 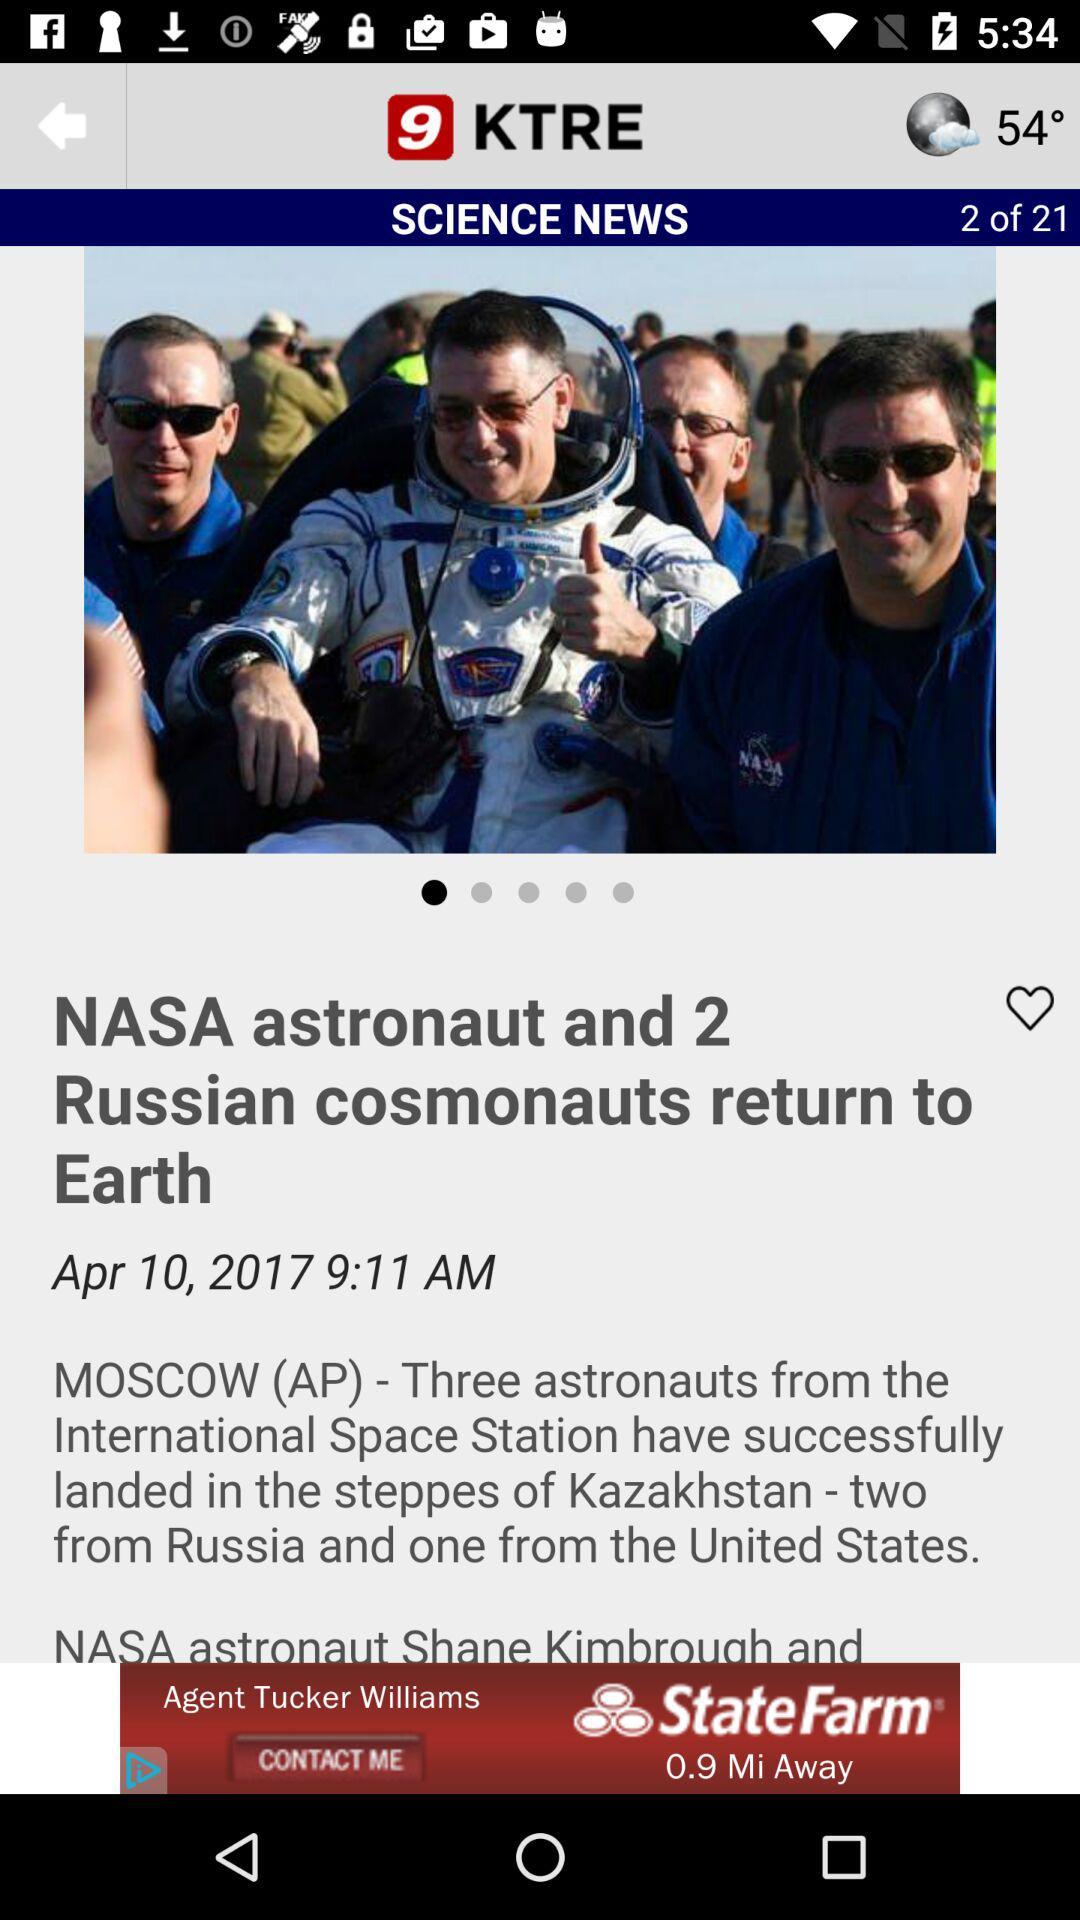 I want to click on previous, so click(x=61, y=124).